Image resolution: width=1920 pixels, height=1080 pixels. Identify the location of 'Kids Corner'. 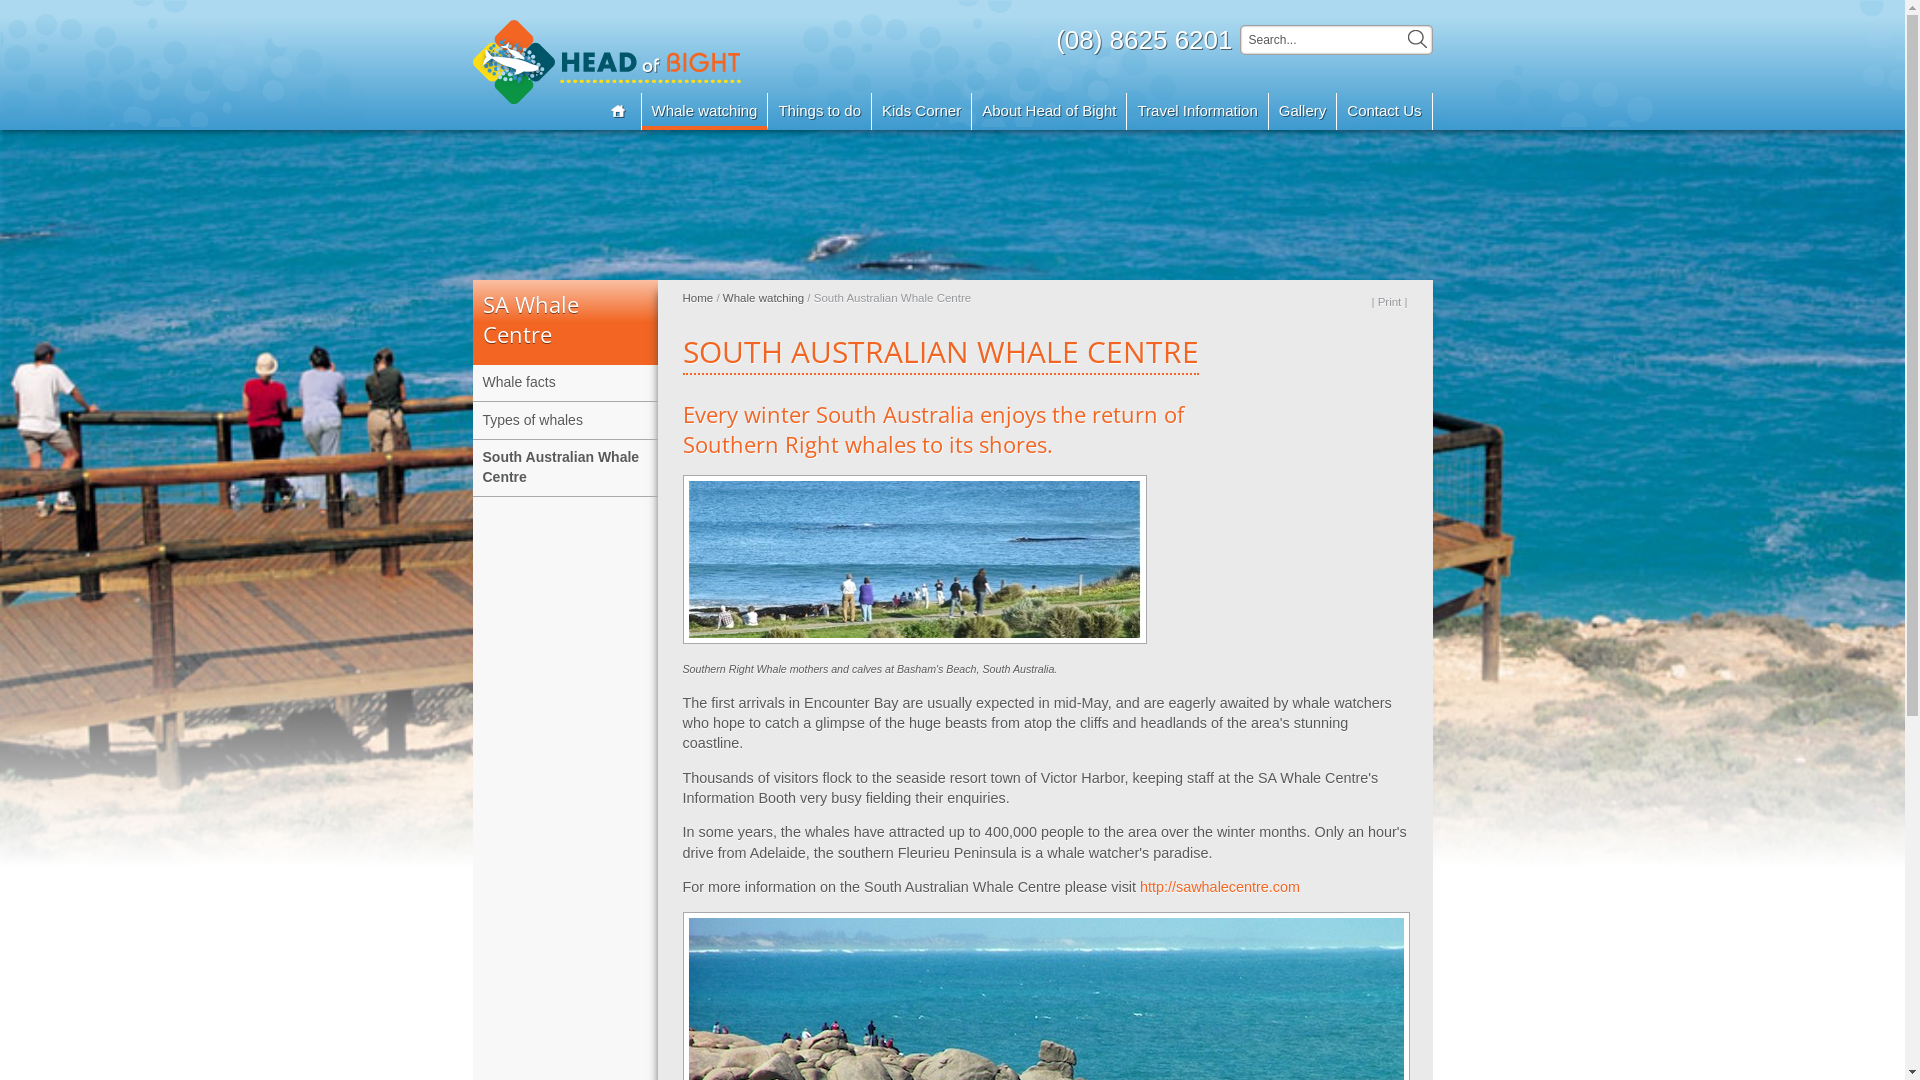
(920, 111).